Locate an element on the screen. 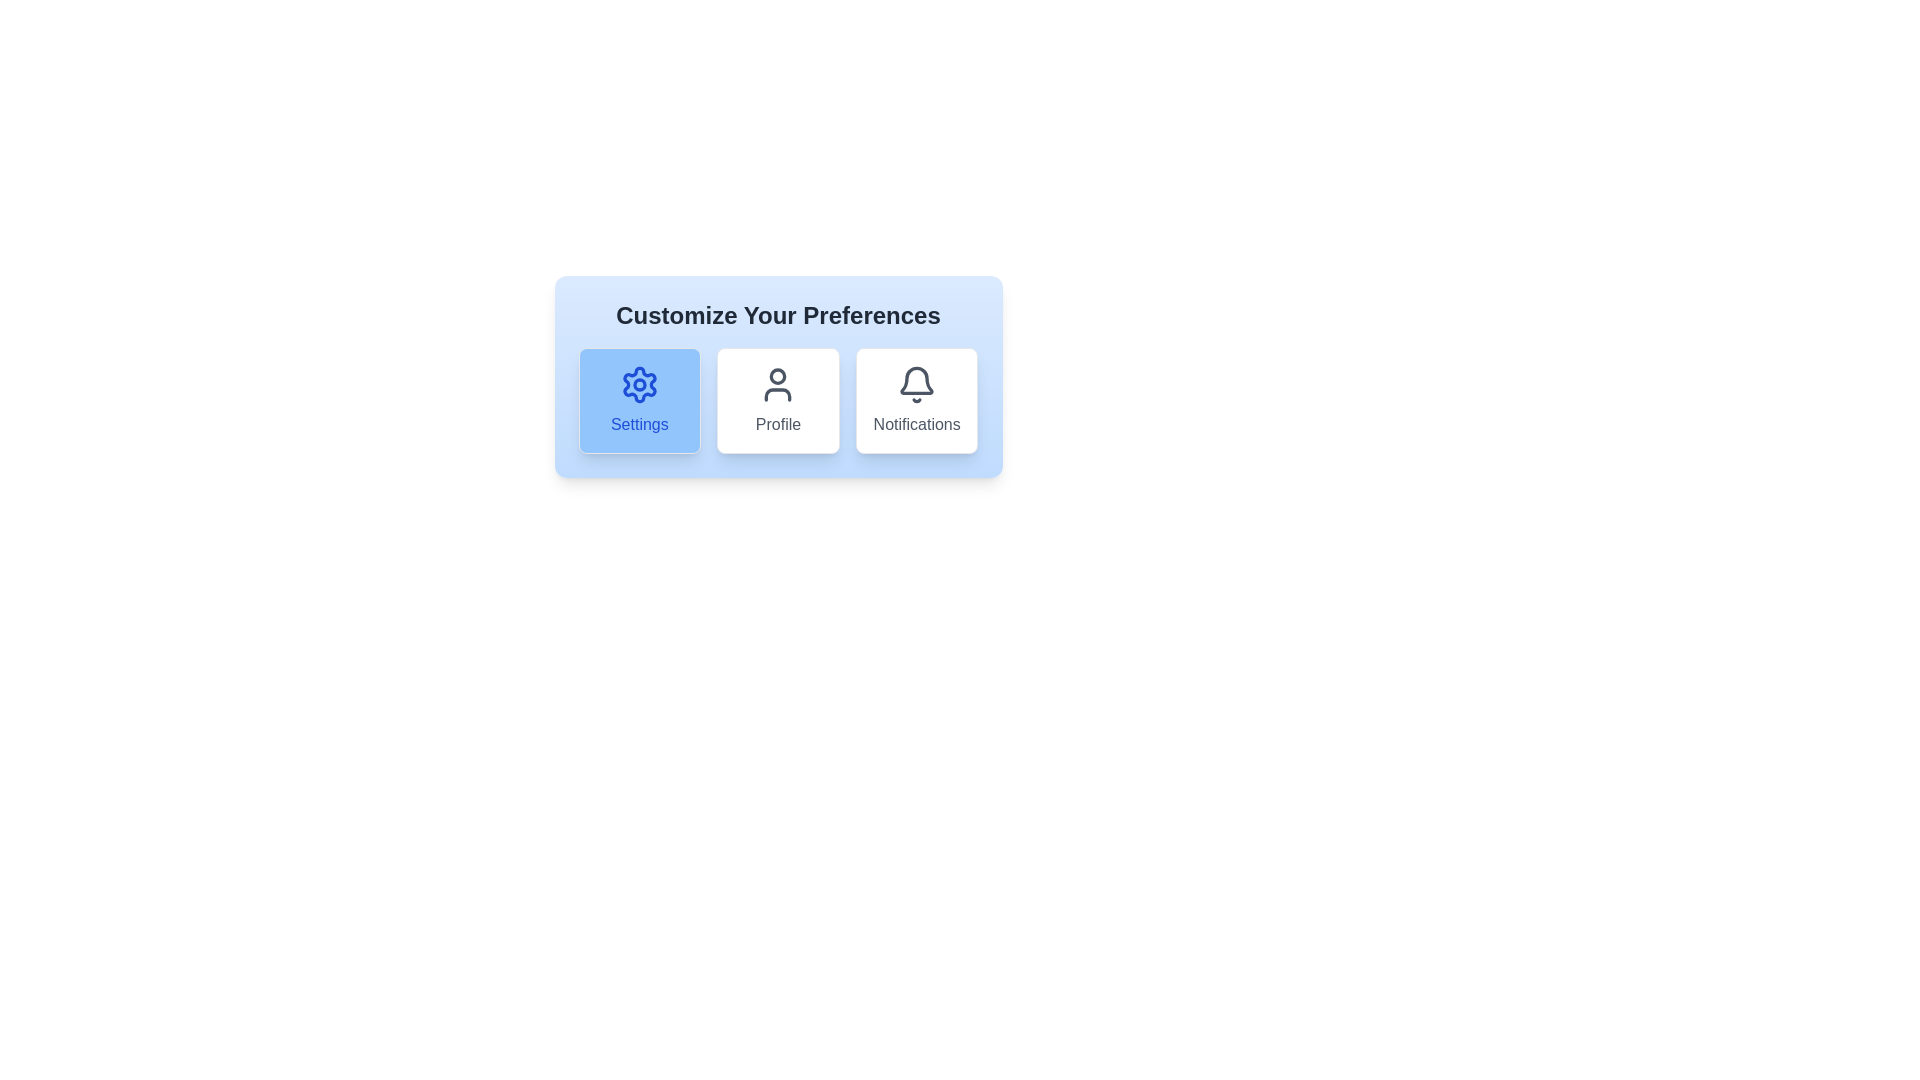 The width and height of the screenshot is (1920, 1080). the small circle within the profile icon, located at the center of the profile icon in the middle card under the title 'Customize Your Preferences' is located at coordinates (777, 376).